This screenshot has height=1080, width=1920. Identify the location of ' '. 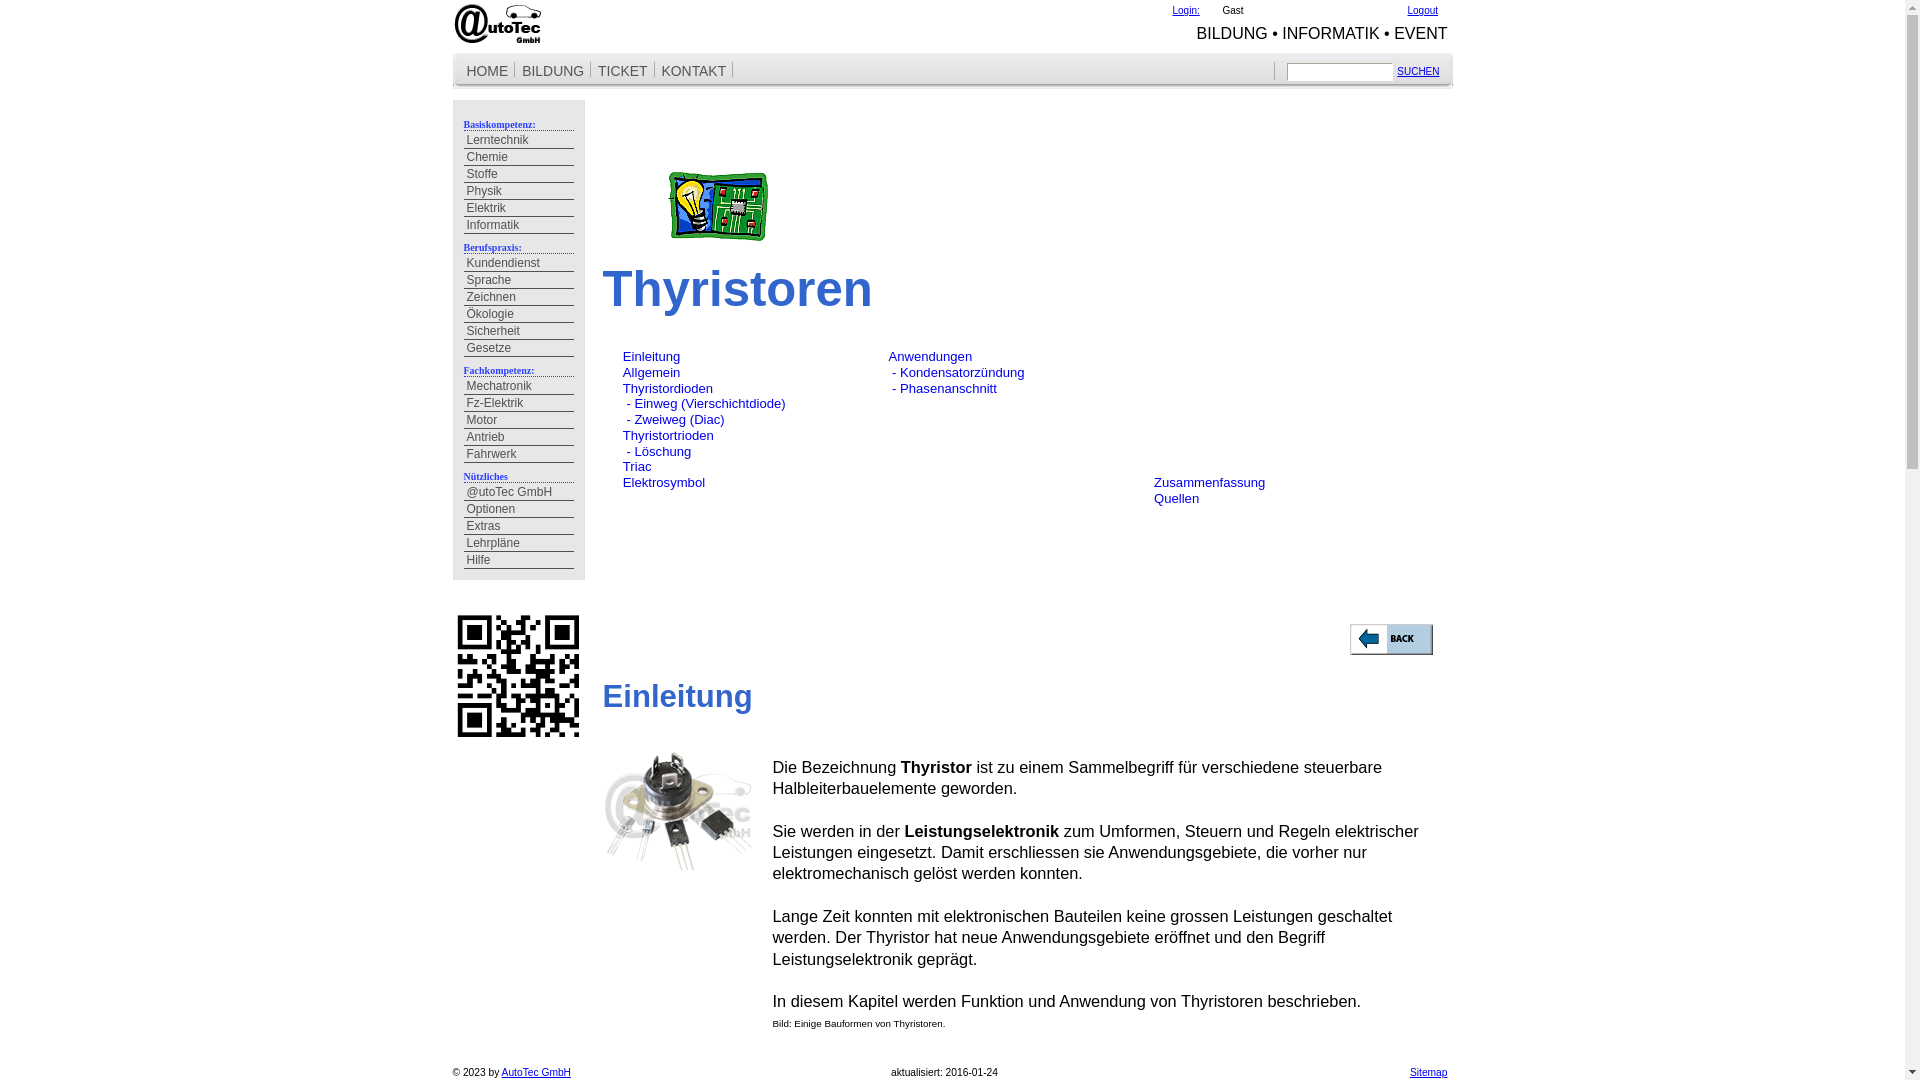
(603, 579).